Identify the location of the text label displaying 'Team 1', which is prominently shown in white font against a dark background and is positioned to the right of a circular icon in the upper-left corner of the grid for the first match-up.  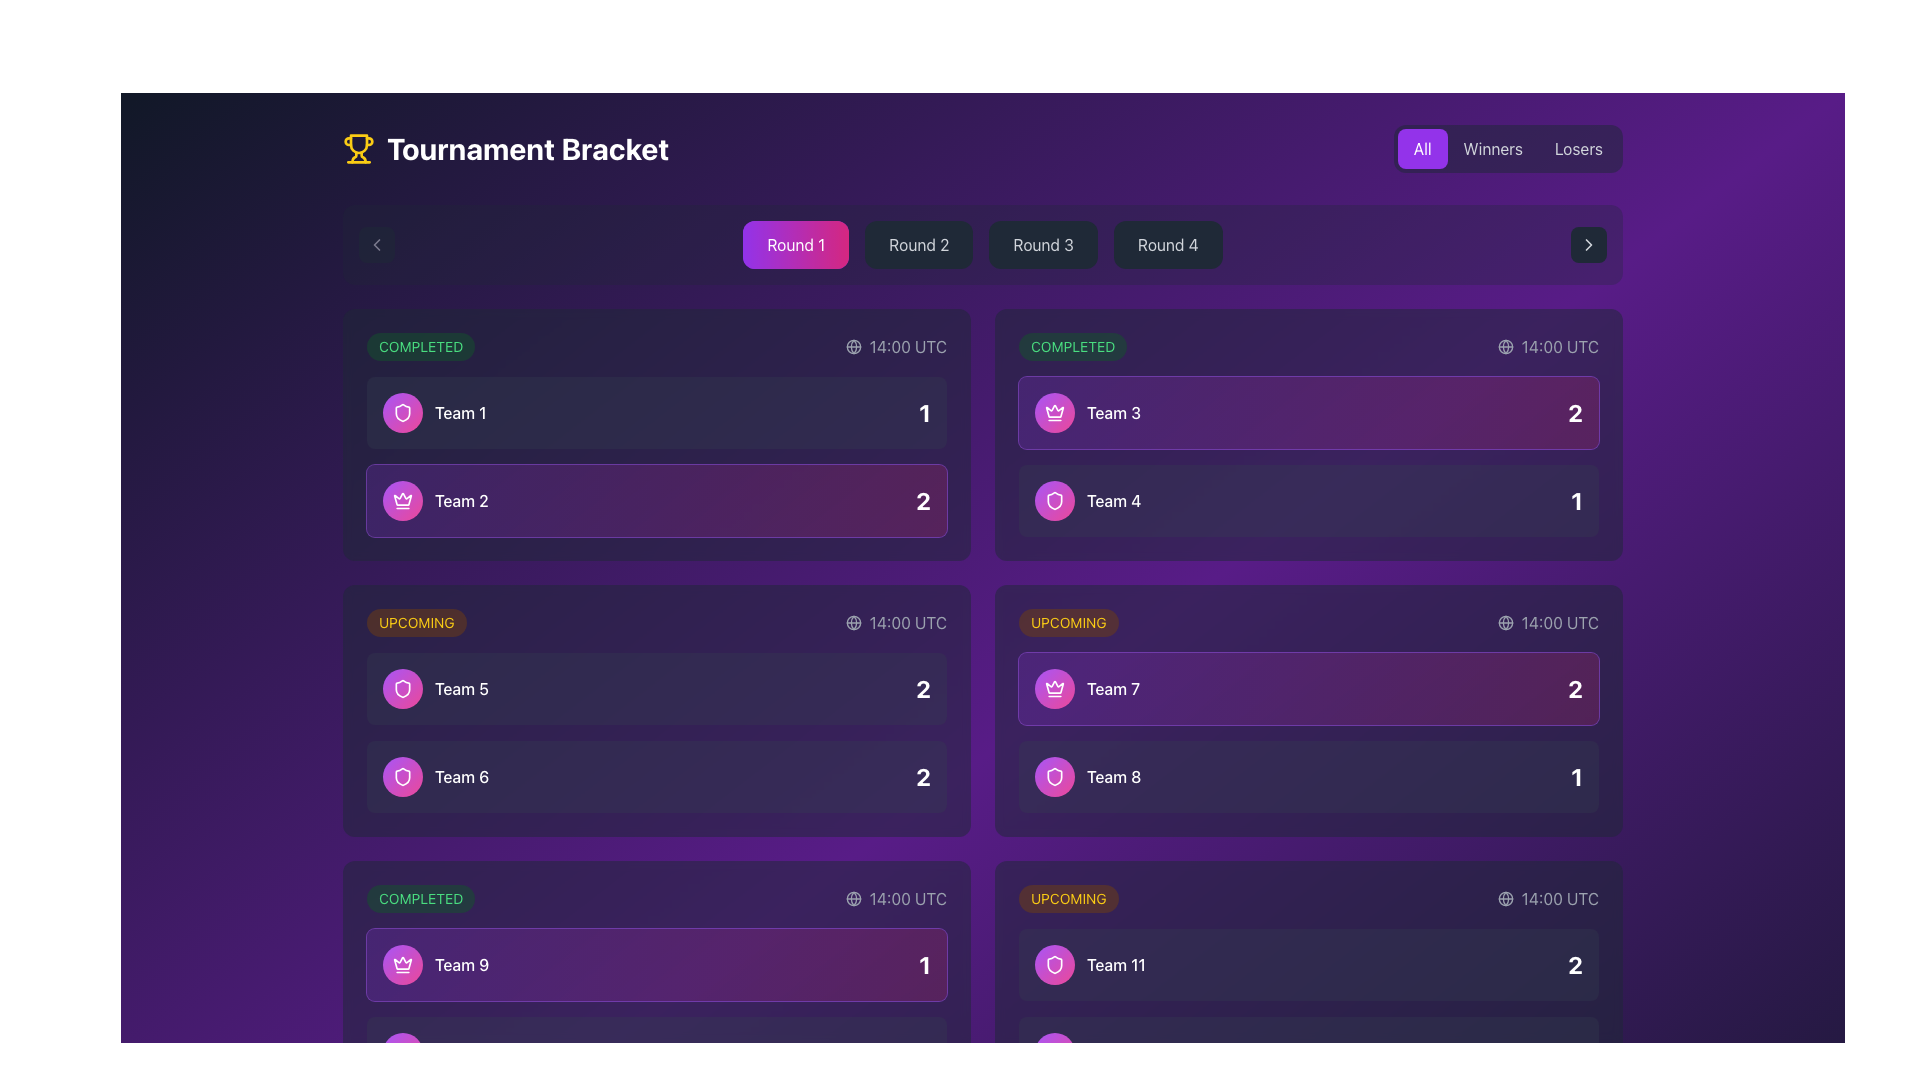
(459, 411).